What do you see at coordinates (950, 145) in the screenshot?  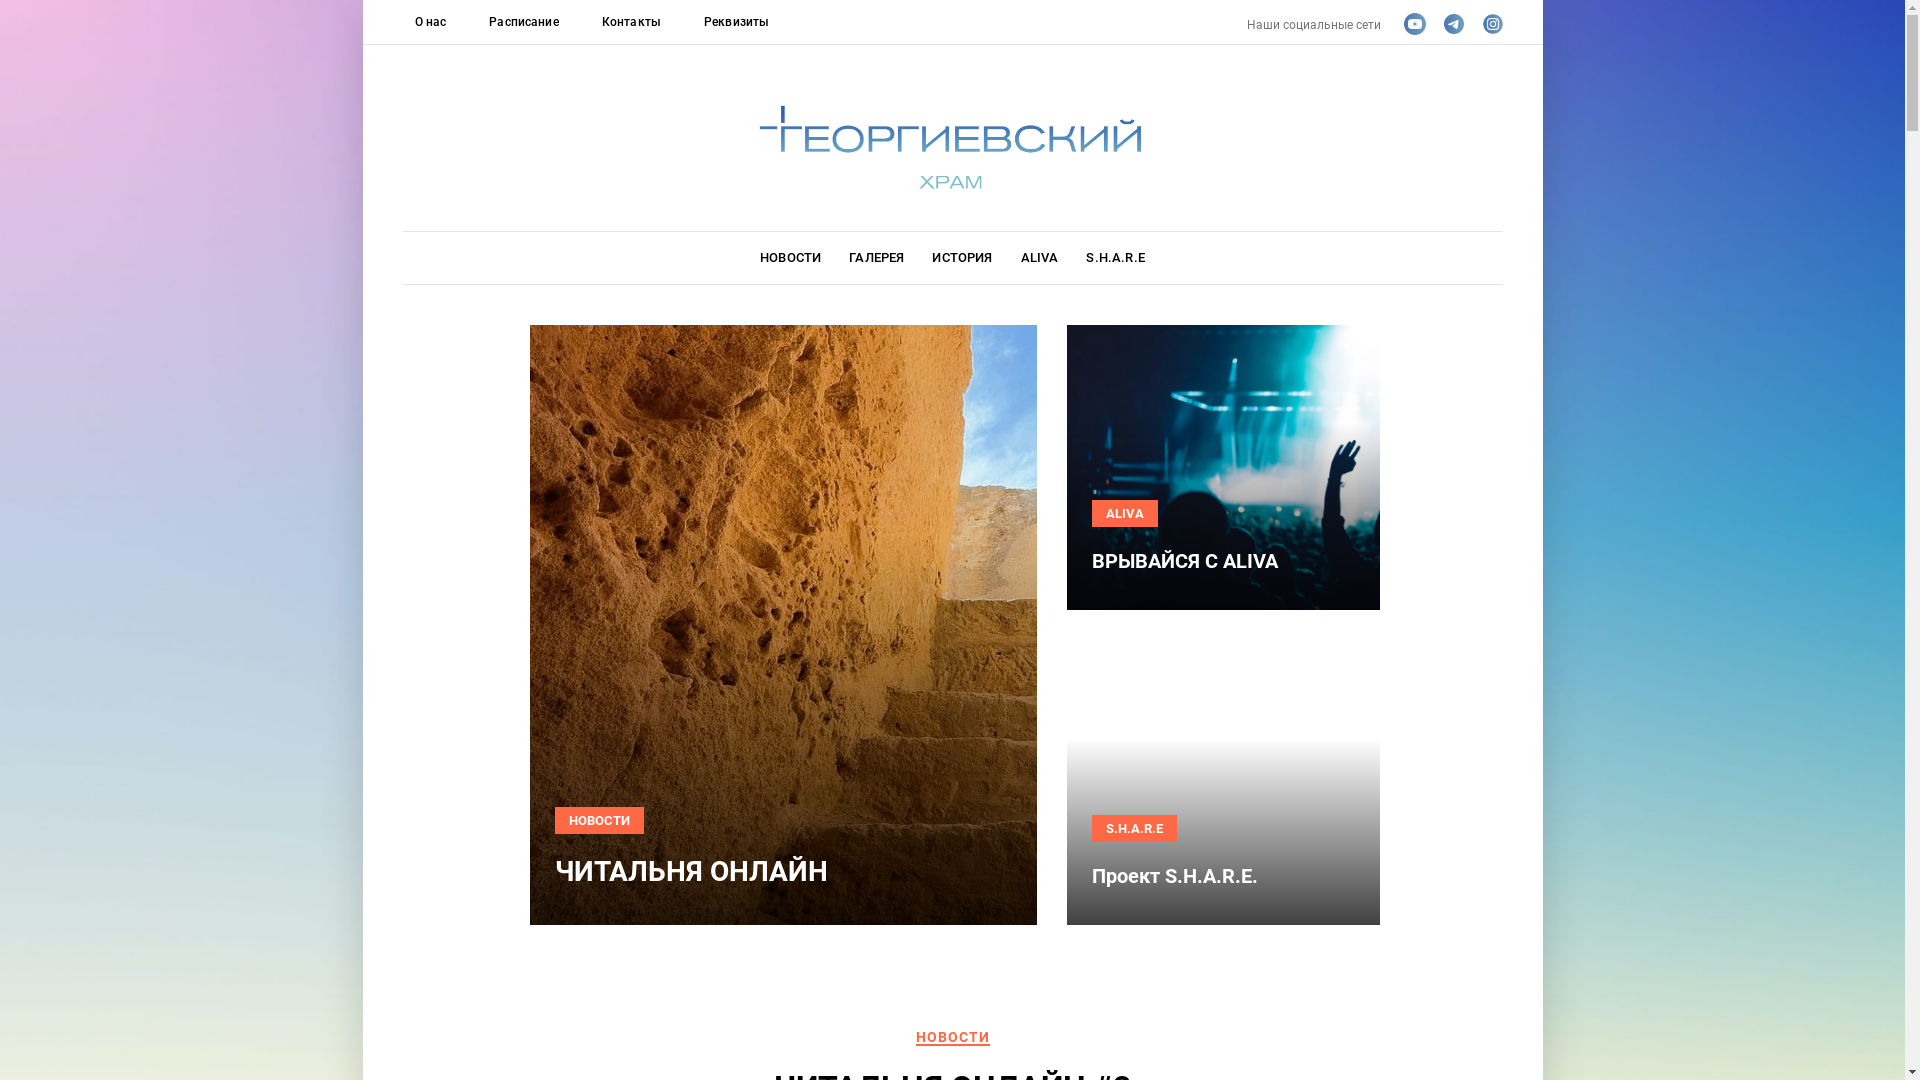 I see `'Logo'` at bounding box center [950, 145].